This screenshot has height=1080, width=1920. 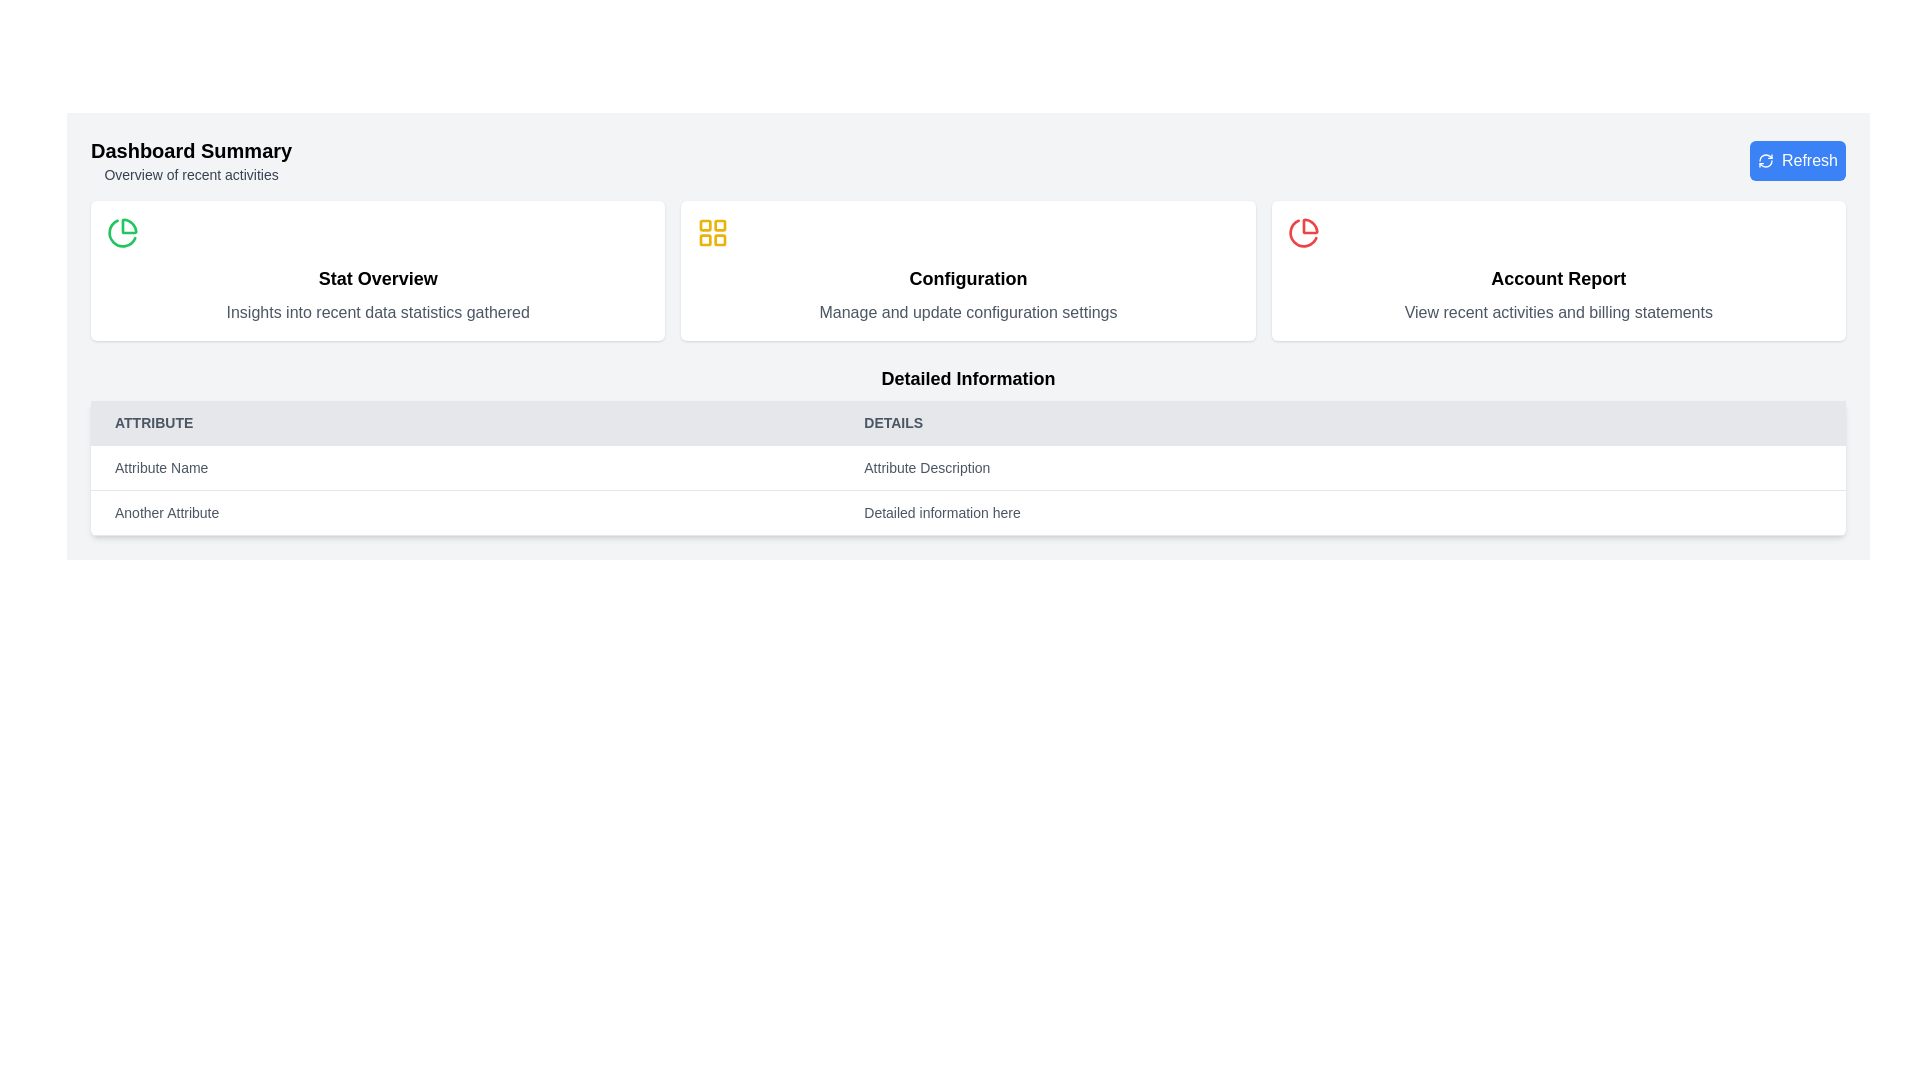 What do you see at coordinates (720, 225) in the screenshot?
I see `the top-right square of the 2x2 grid icon, which is bright yellow and located above the 'Configuration' text in the Dashboard Summary` at bounding box center [720, 225].